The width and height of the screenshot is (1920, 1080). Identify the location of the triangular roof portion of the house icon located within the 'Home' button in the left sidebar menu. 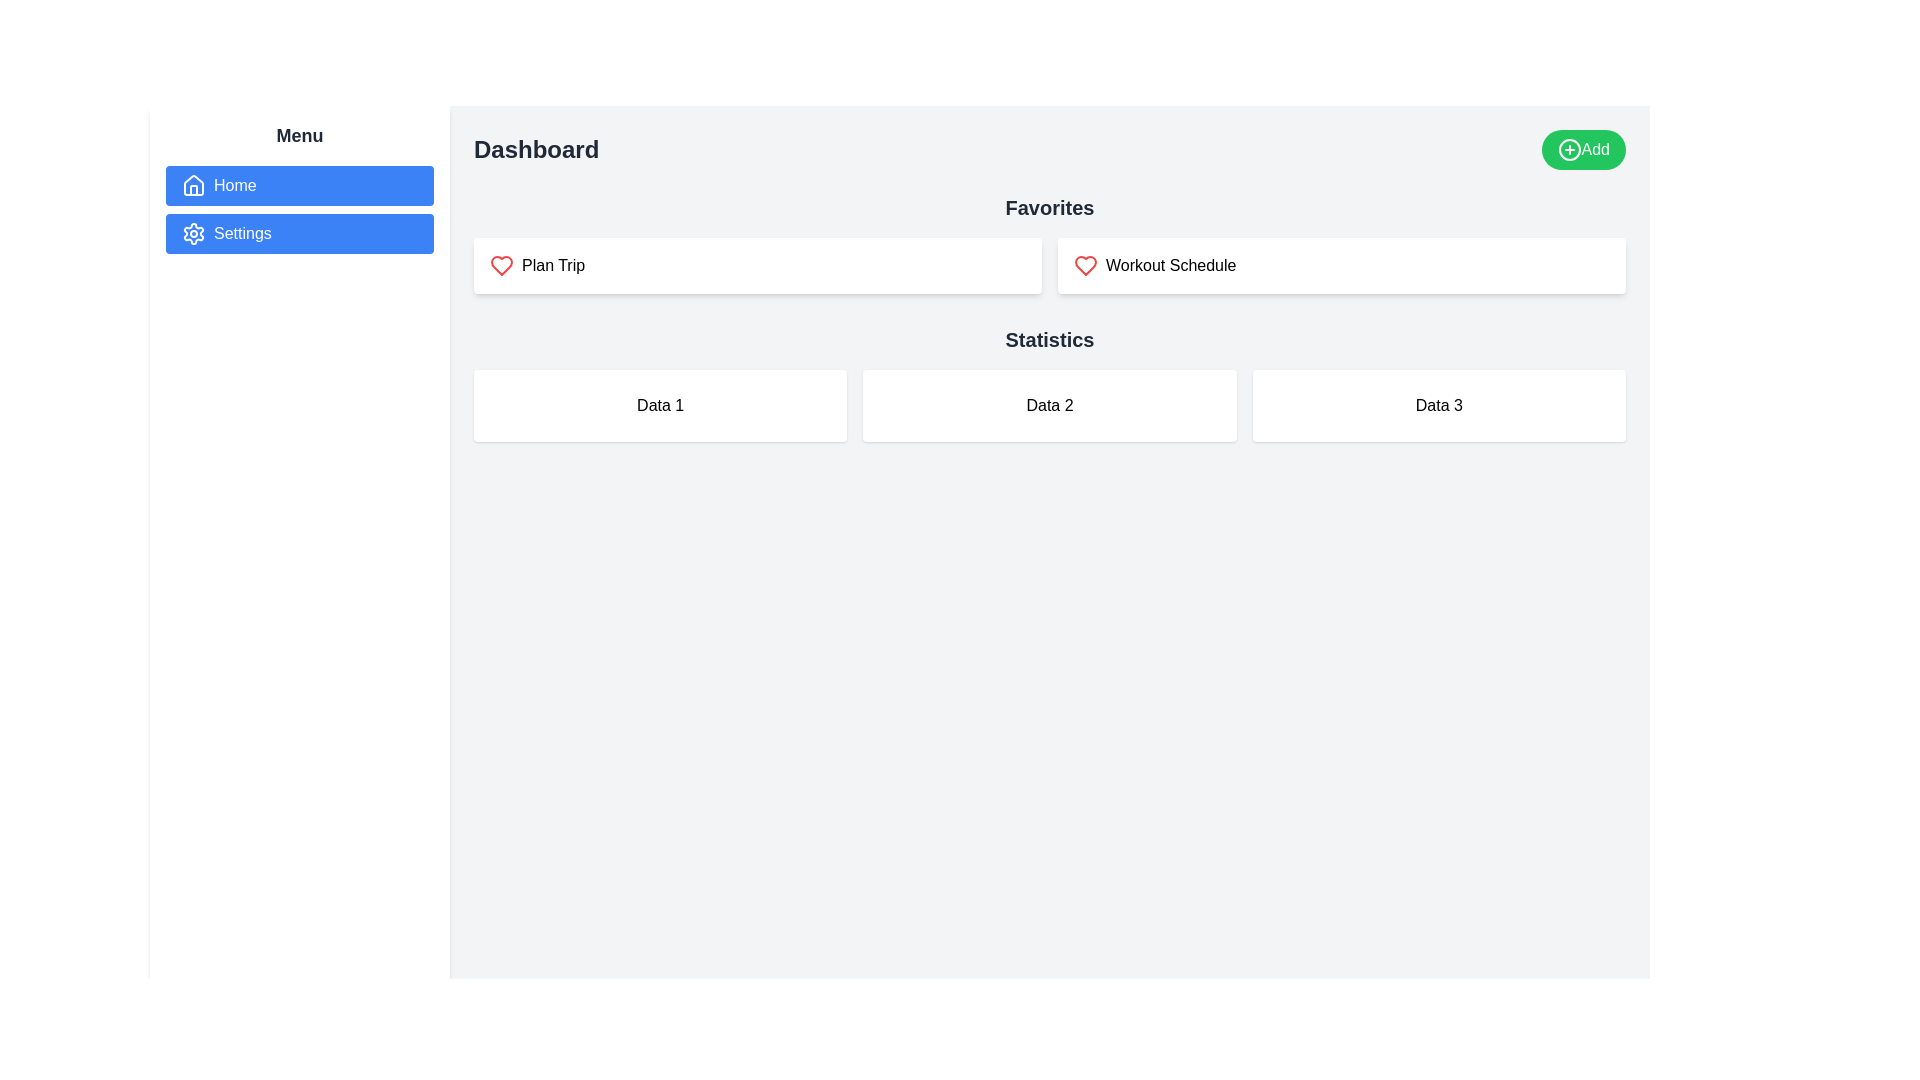
(193, 185).